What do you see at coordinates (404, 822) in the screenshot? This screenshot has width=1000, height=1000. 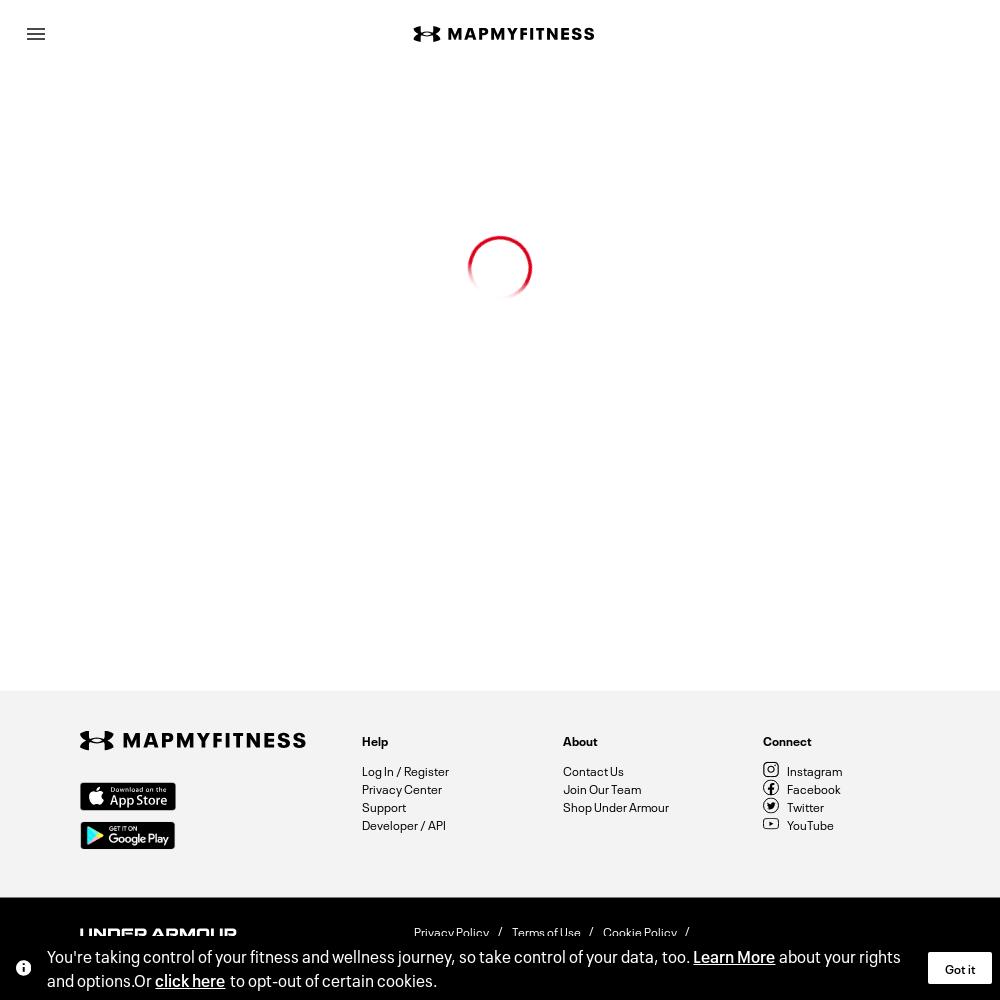 I see `'Developer / API'` at bounding box center [404, 822].